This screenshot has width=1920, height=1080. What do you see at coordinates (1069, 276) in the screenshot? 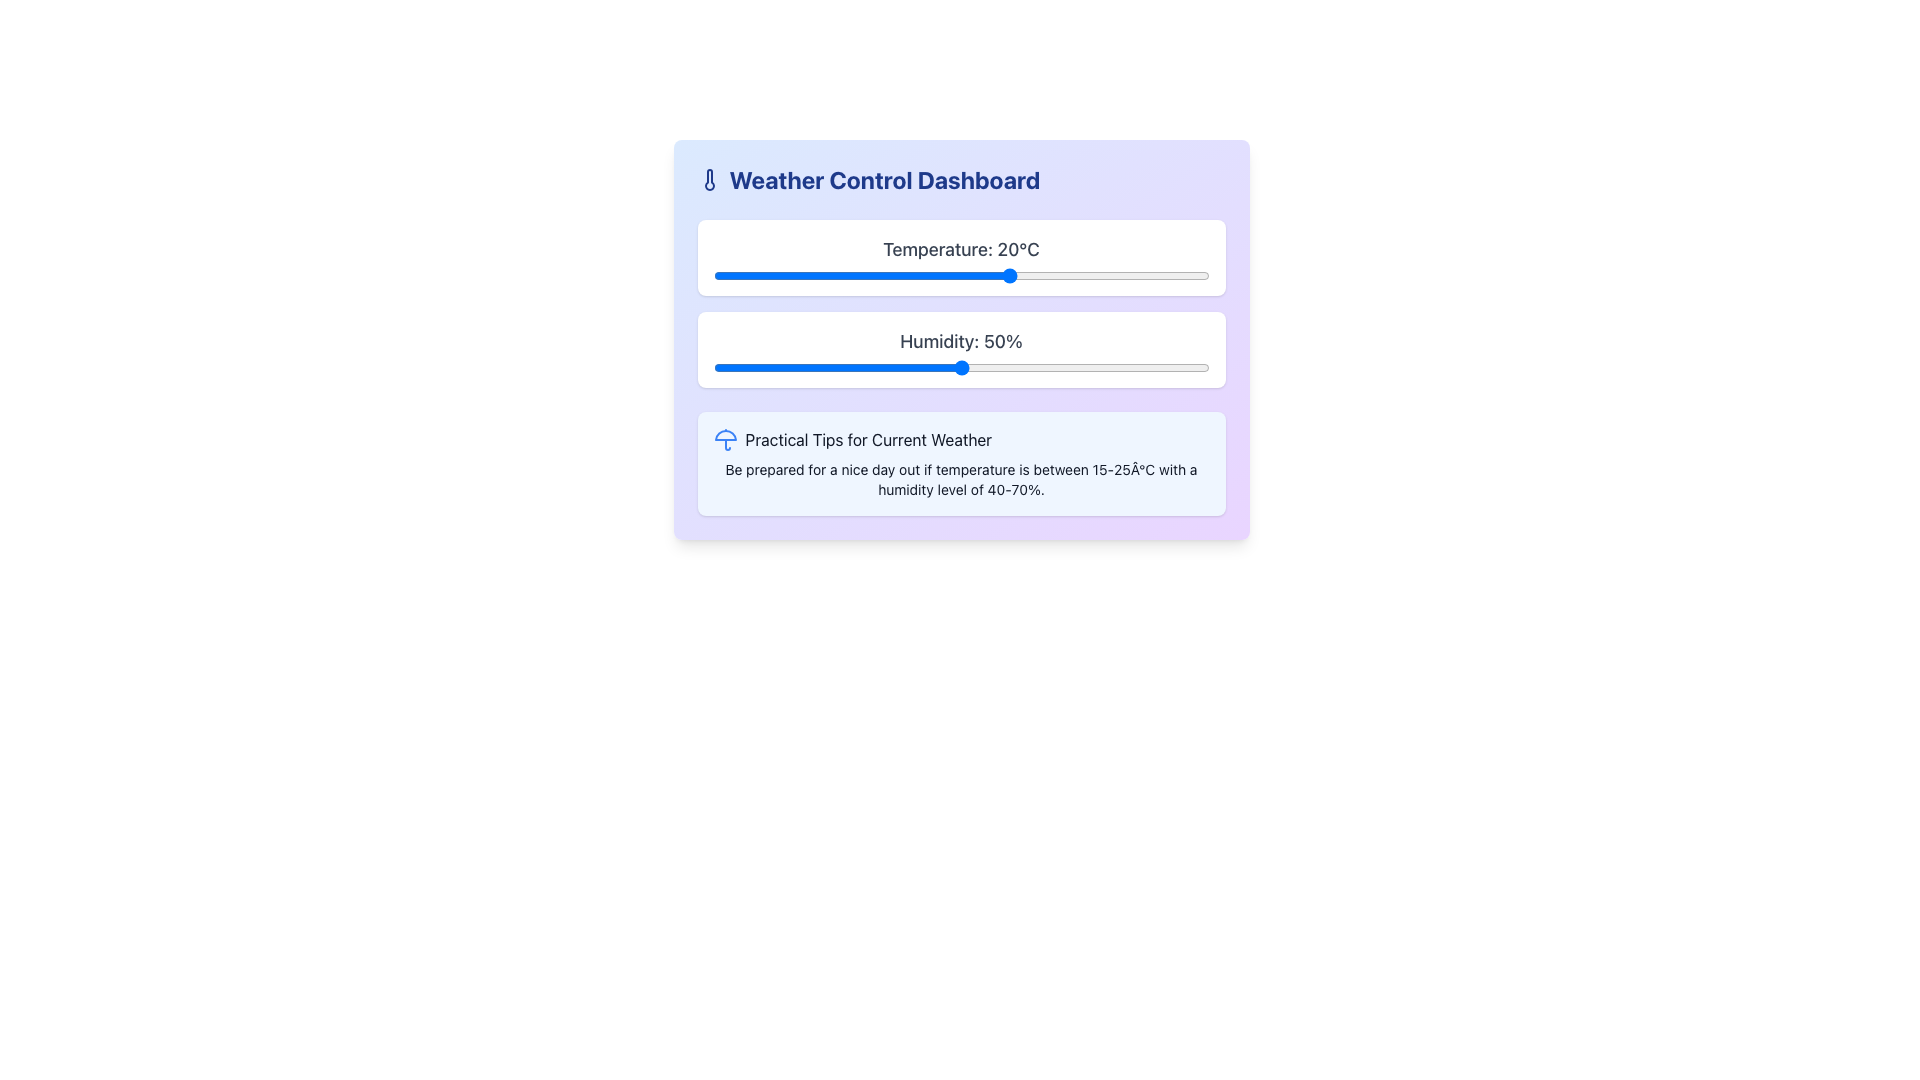
I see `the temperature` at bounding box center [1069, 276].